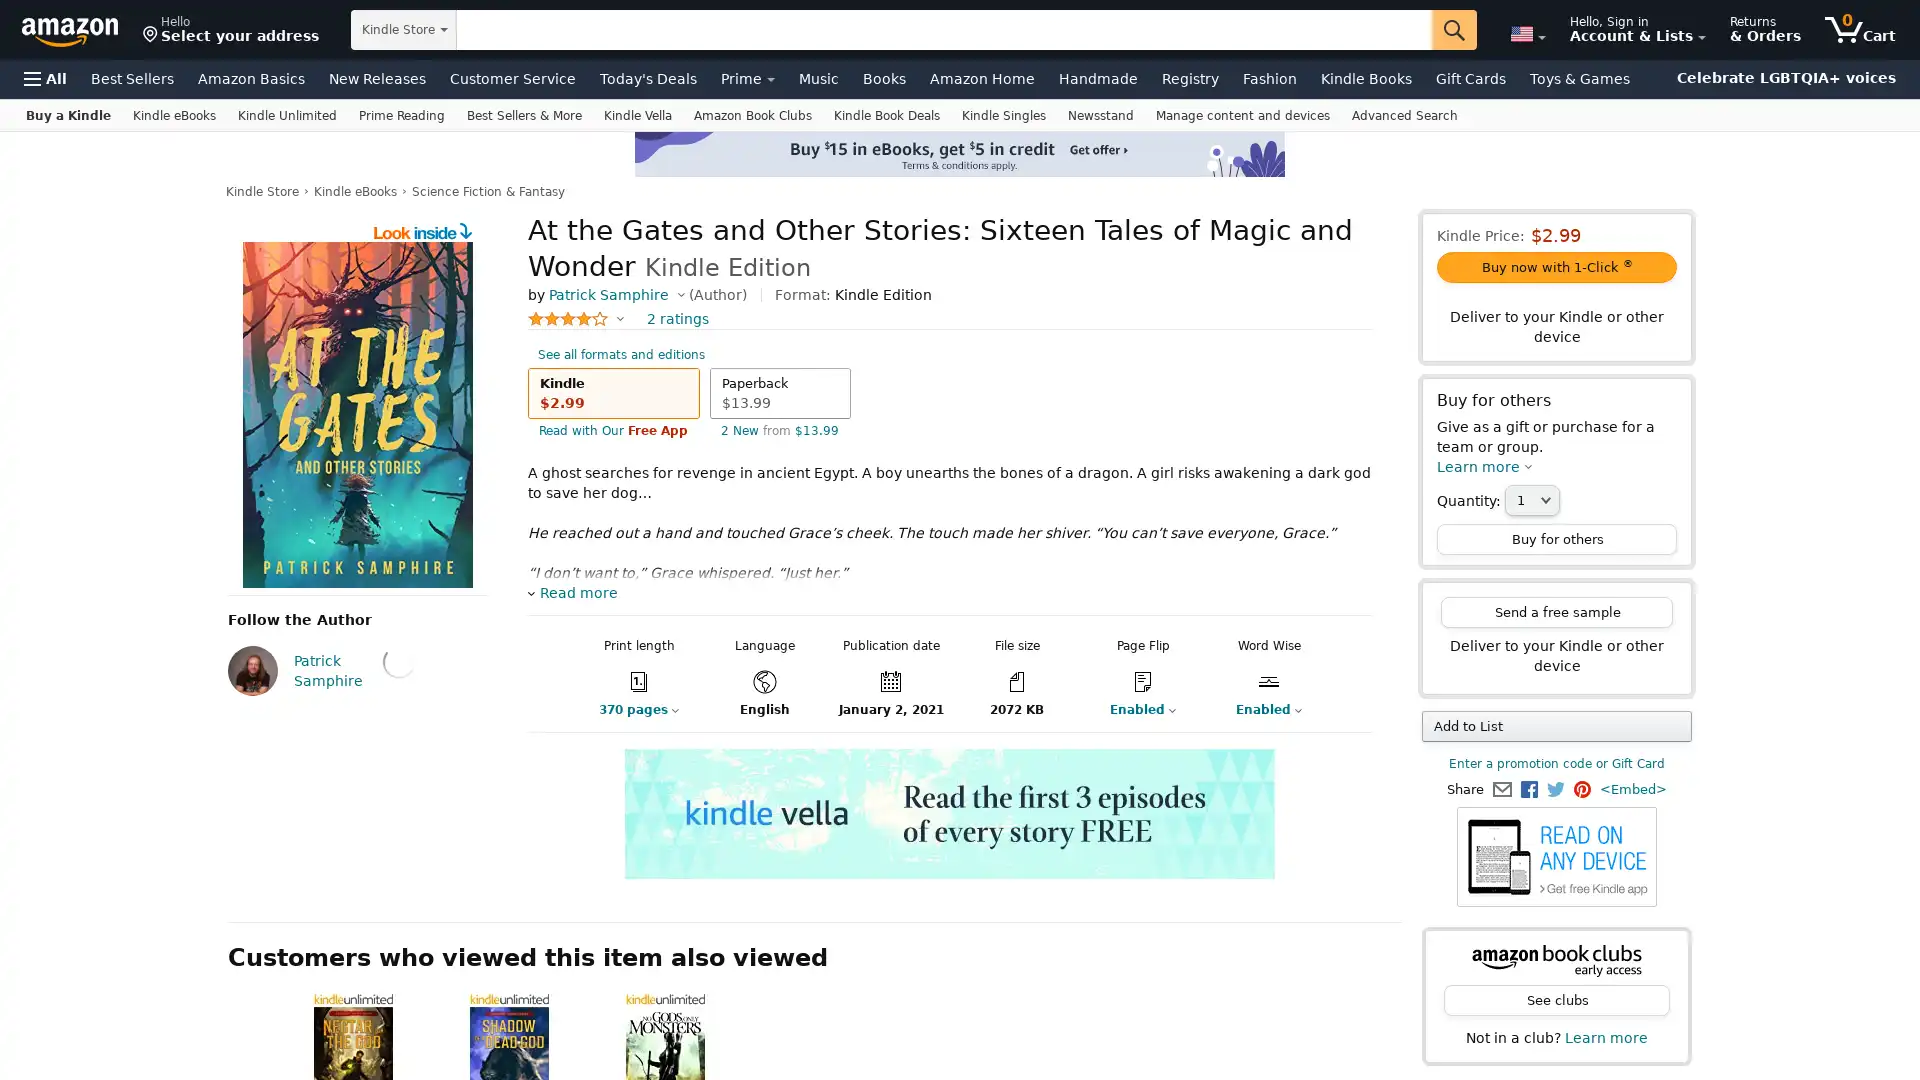  Describe the element at coordinates (1555, 538) in the screenshot. I see `Buy for others` at that location.